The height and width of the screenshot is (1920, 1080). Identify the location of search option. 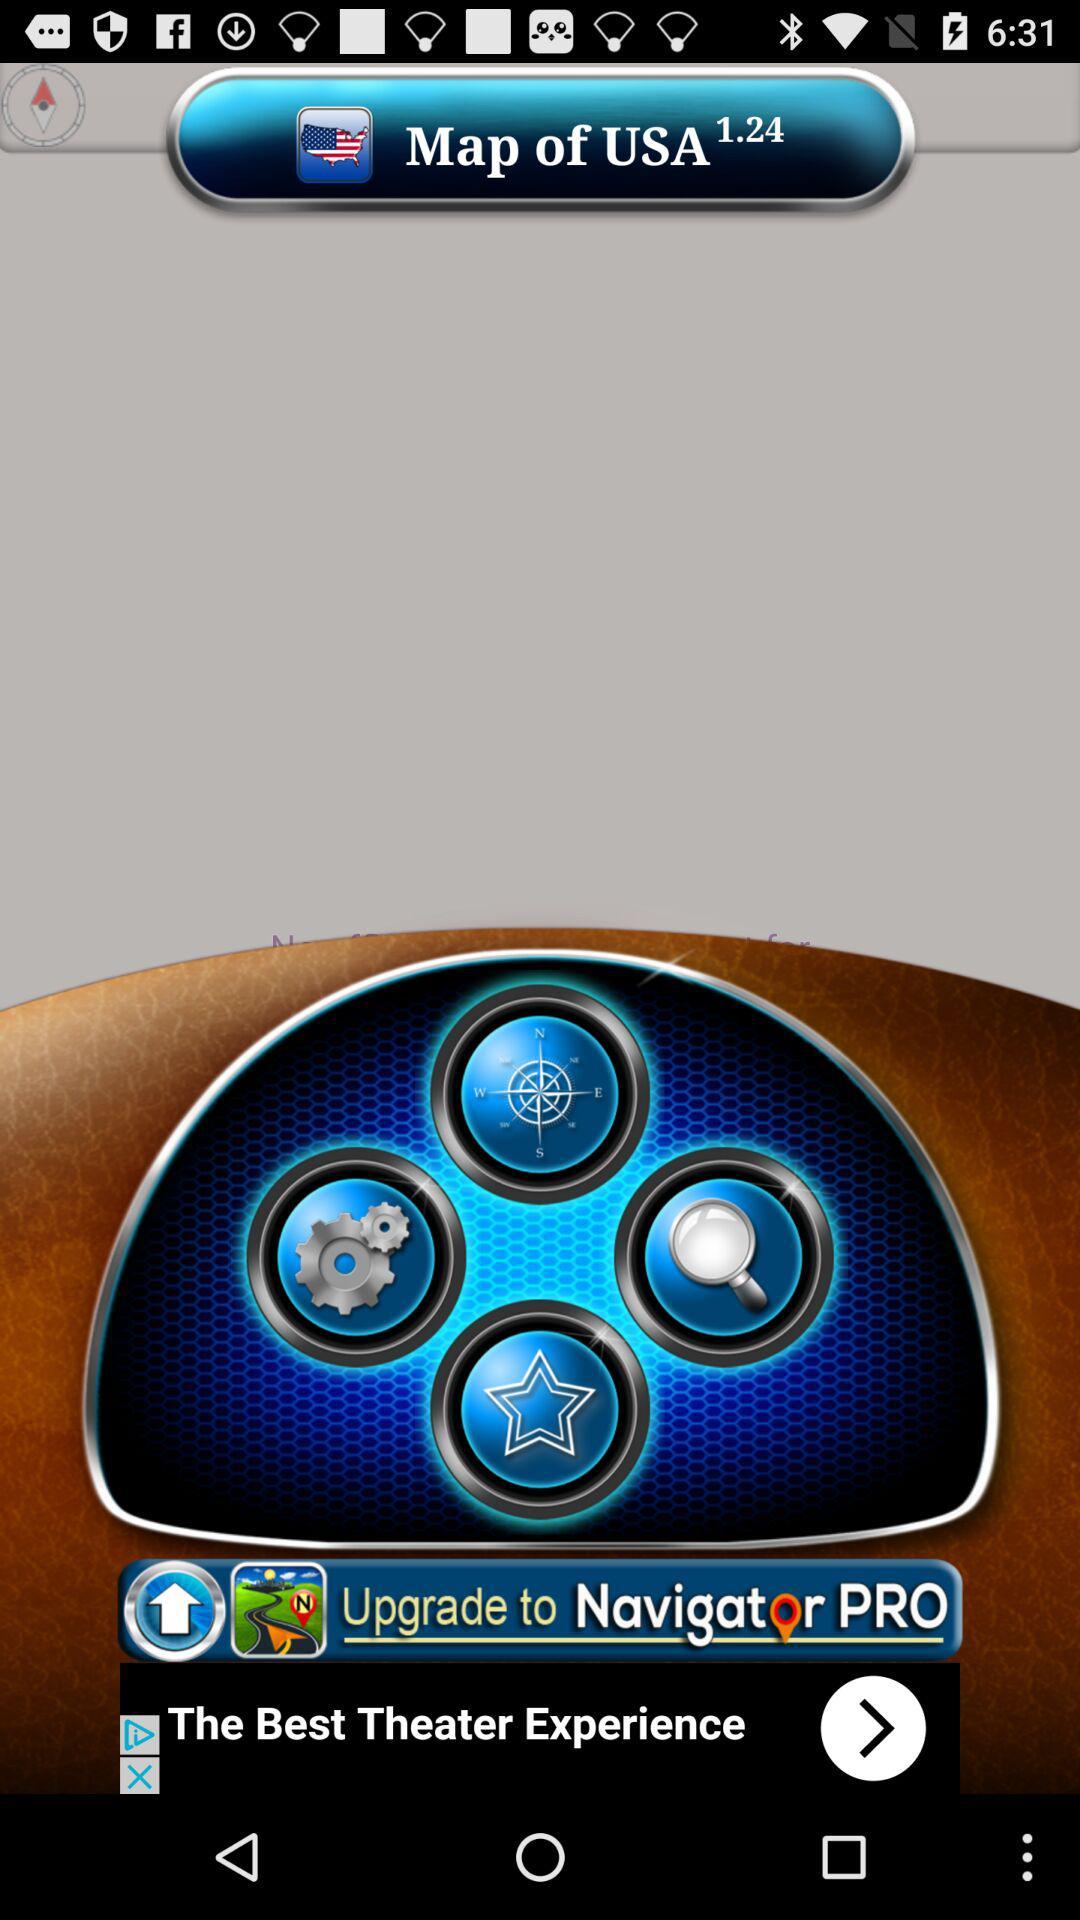
(723, 1256).